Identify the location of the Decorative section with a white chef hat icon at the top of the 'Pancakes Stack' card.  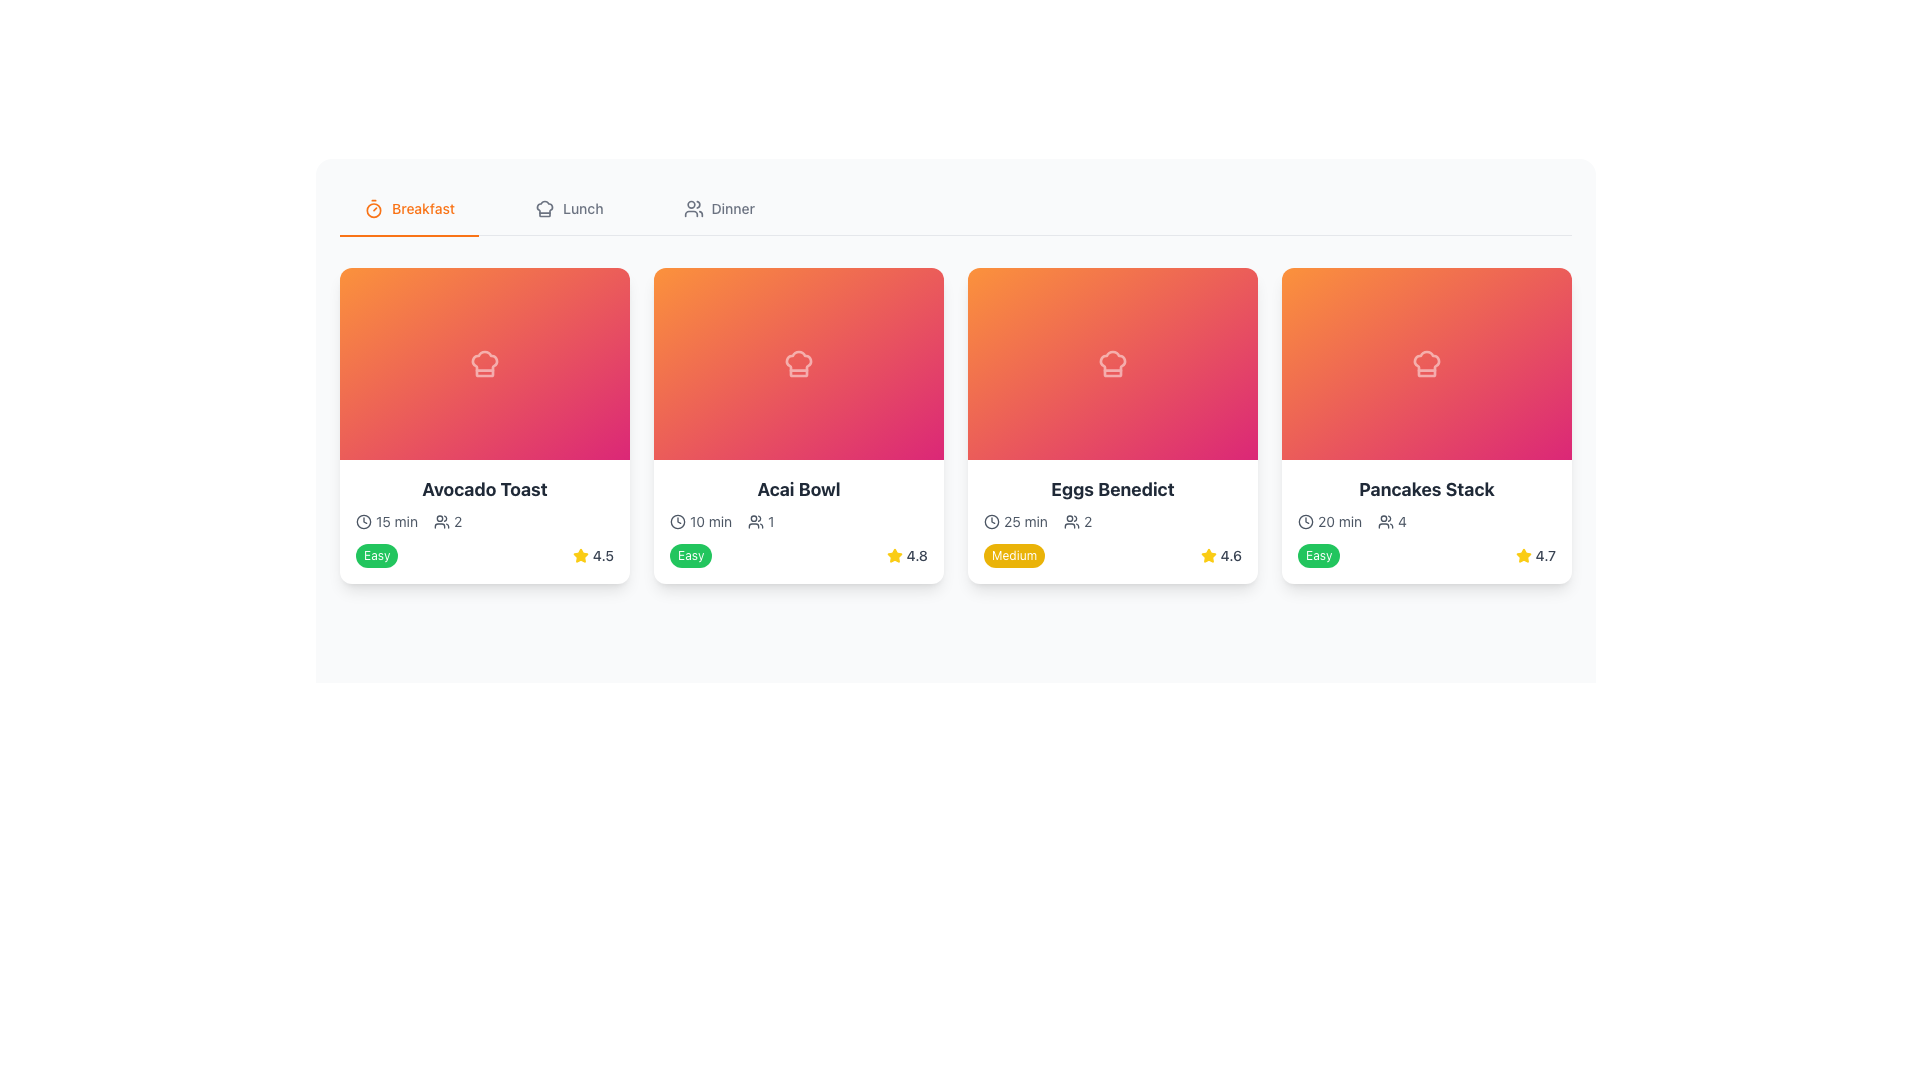
(1425, 363).